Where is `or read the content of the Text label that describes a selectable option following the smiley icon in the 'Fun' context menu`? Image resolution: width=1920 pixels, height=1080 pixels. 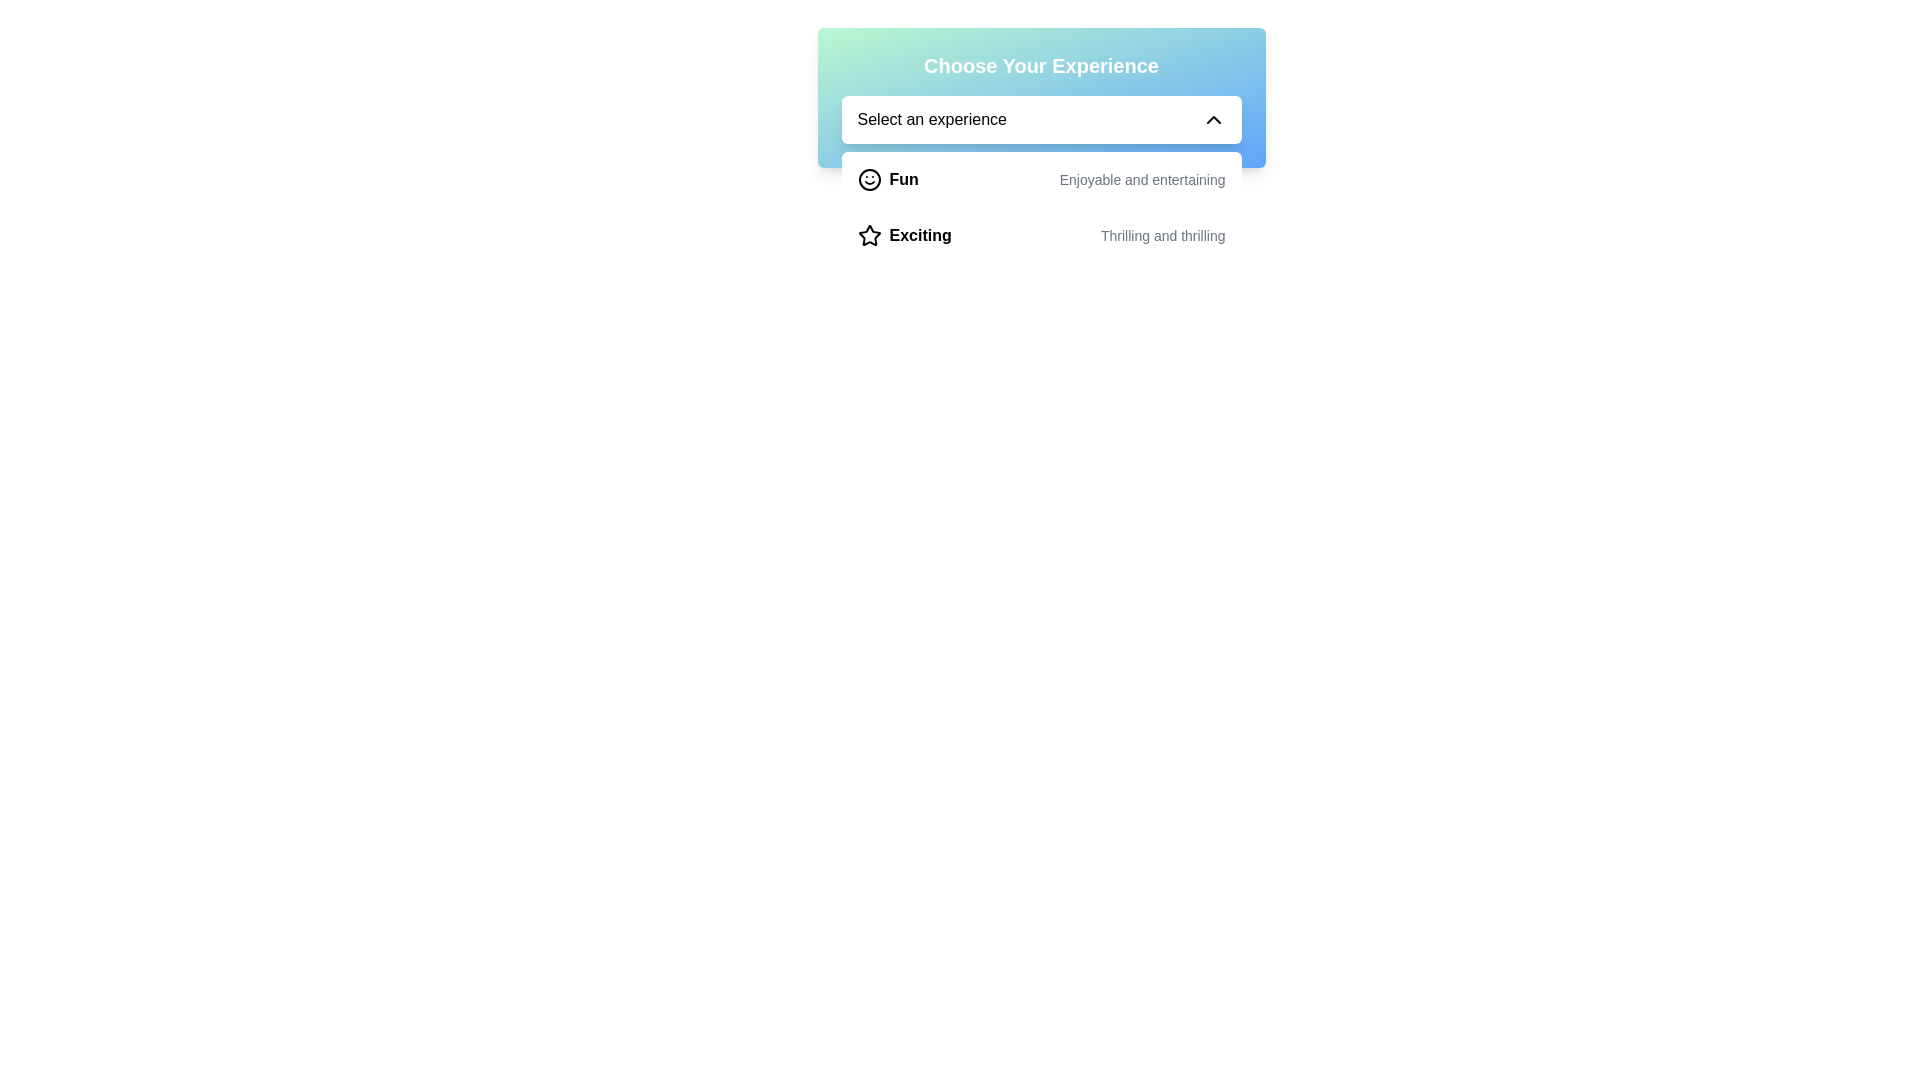 or read the content of the Text label that describes a selectable option following the smiley icon in the 'Fun' context menu is located at coordinates (903, 180).